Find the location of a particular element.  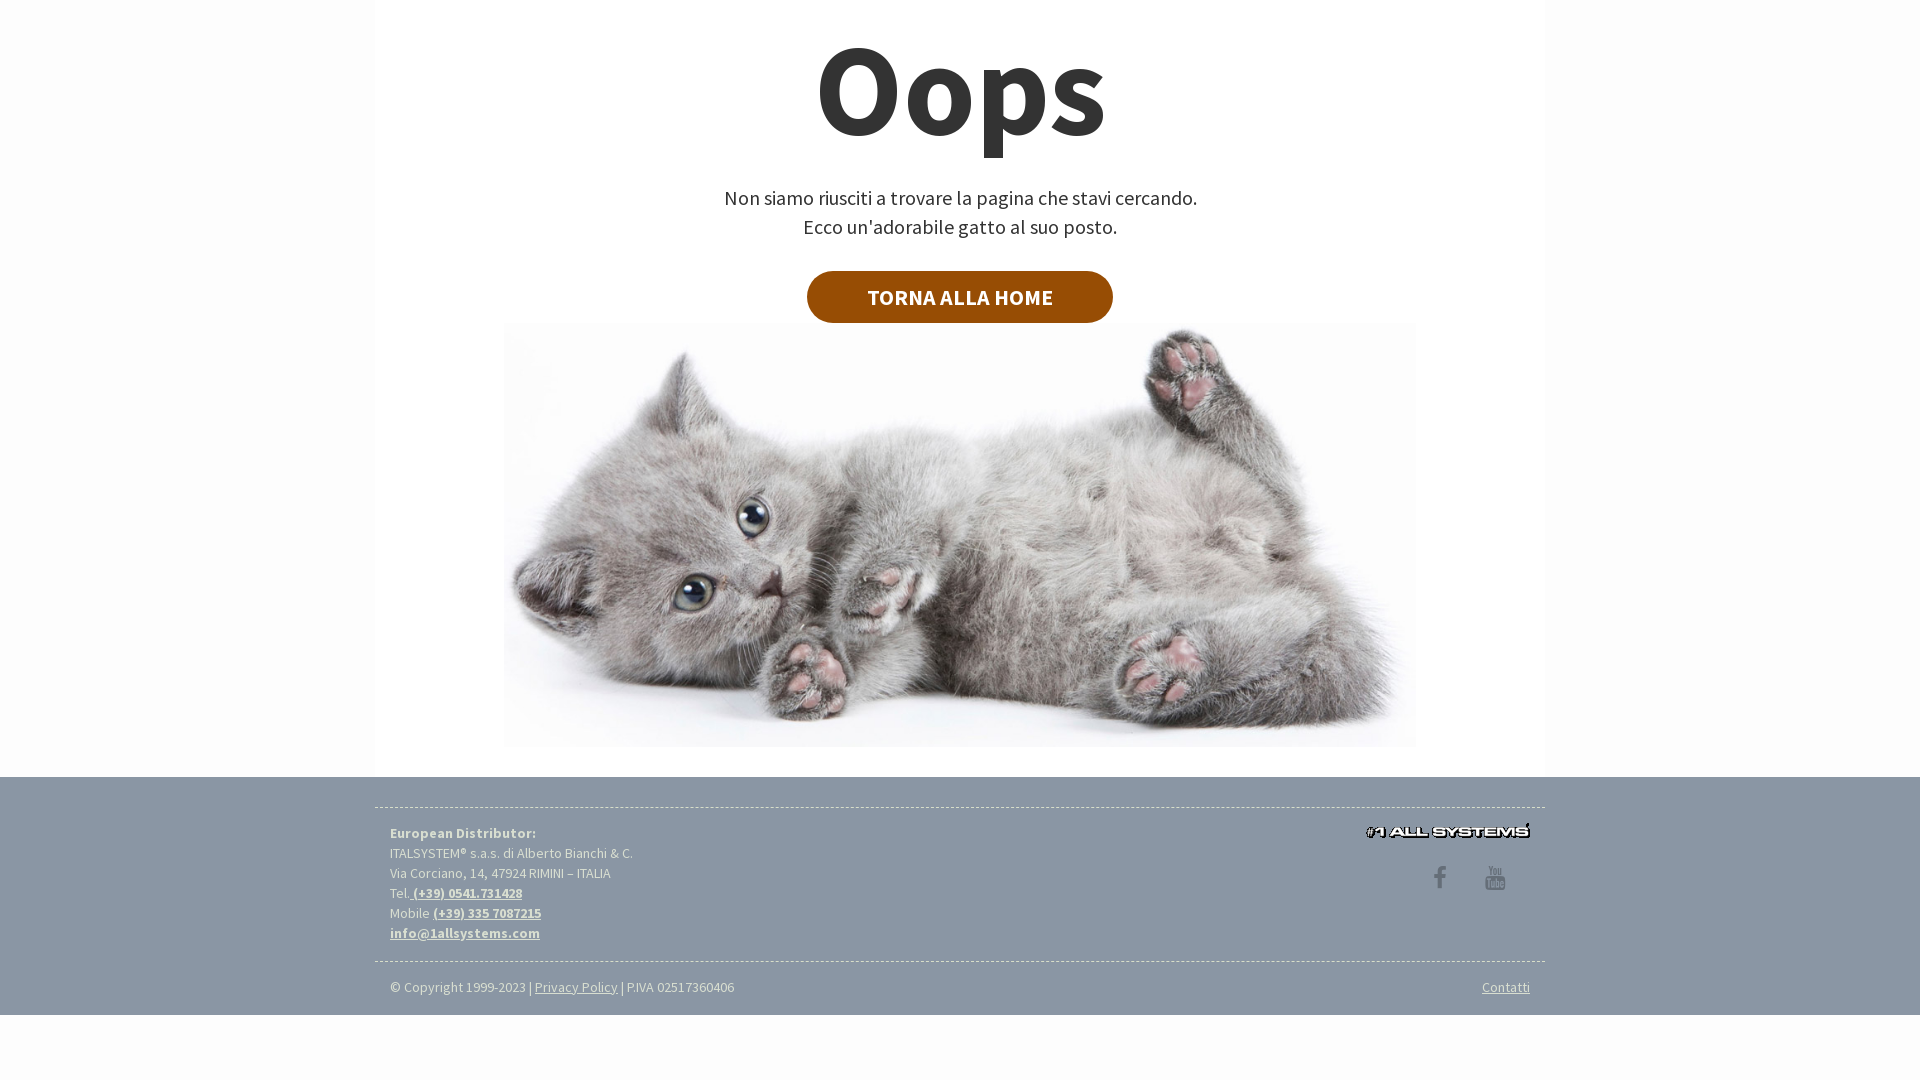

'(+39) 335 7087215' is located at coordinates (431, 913).